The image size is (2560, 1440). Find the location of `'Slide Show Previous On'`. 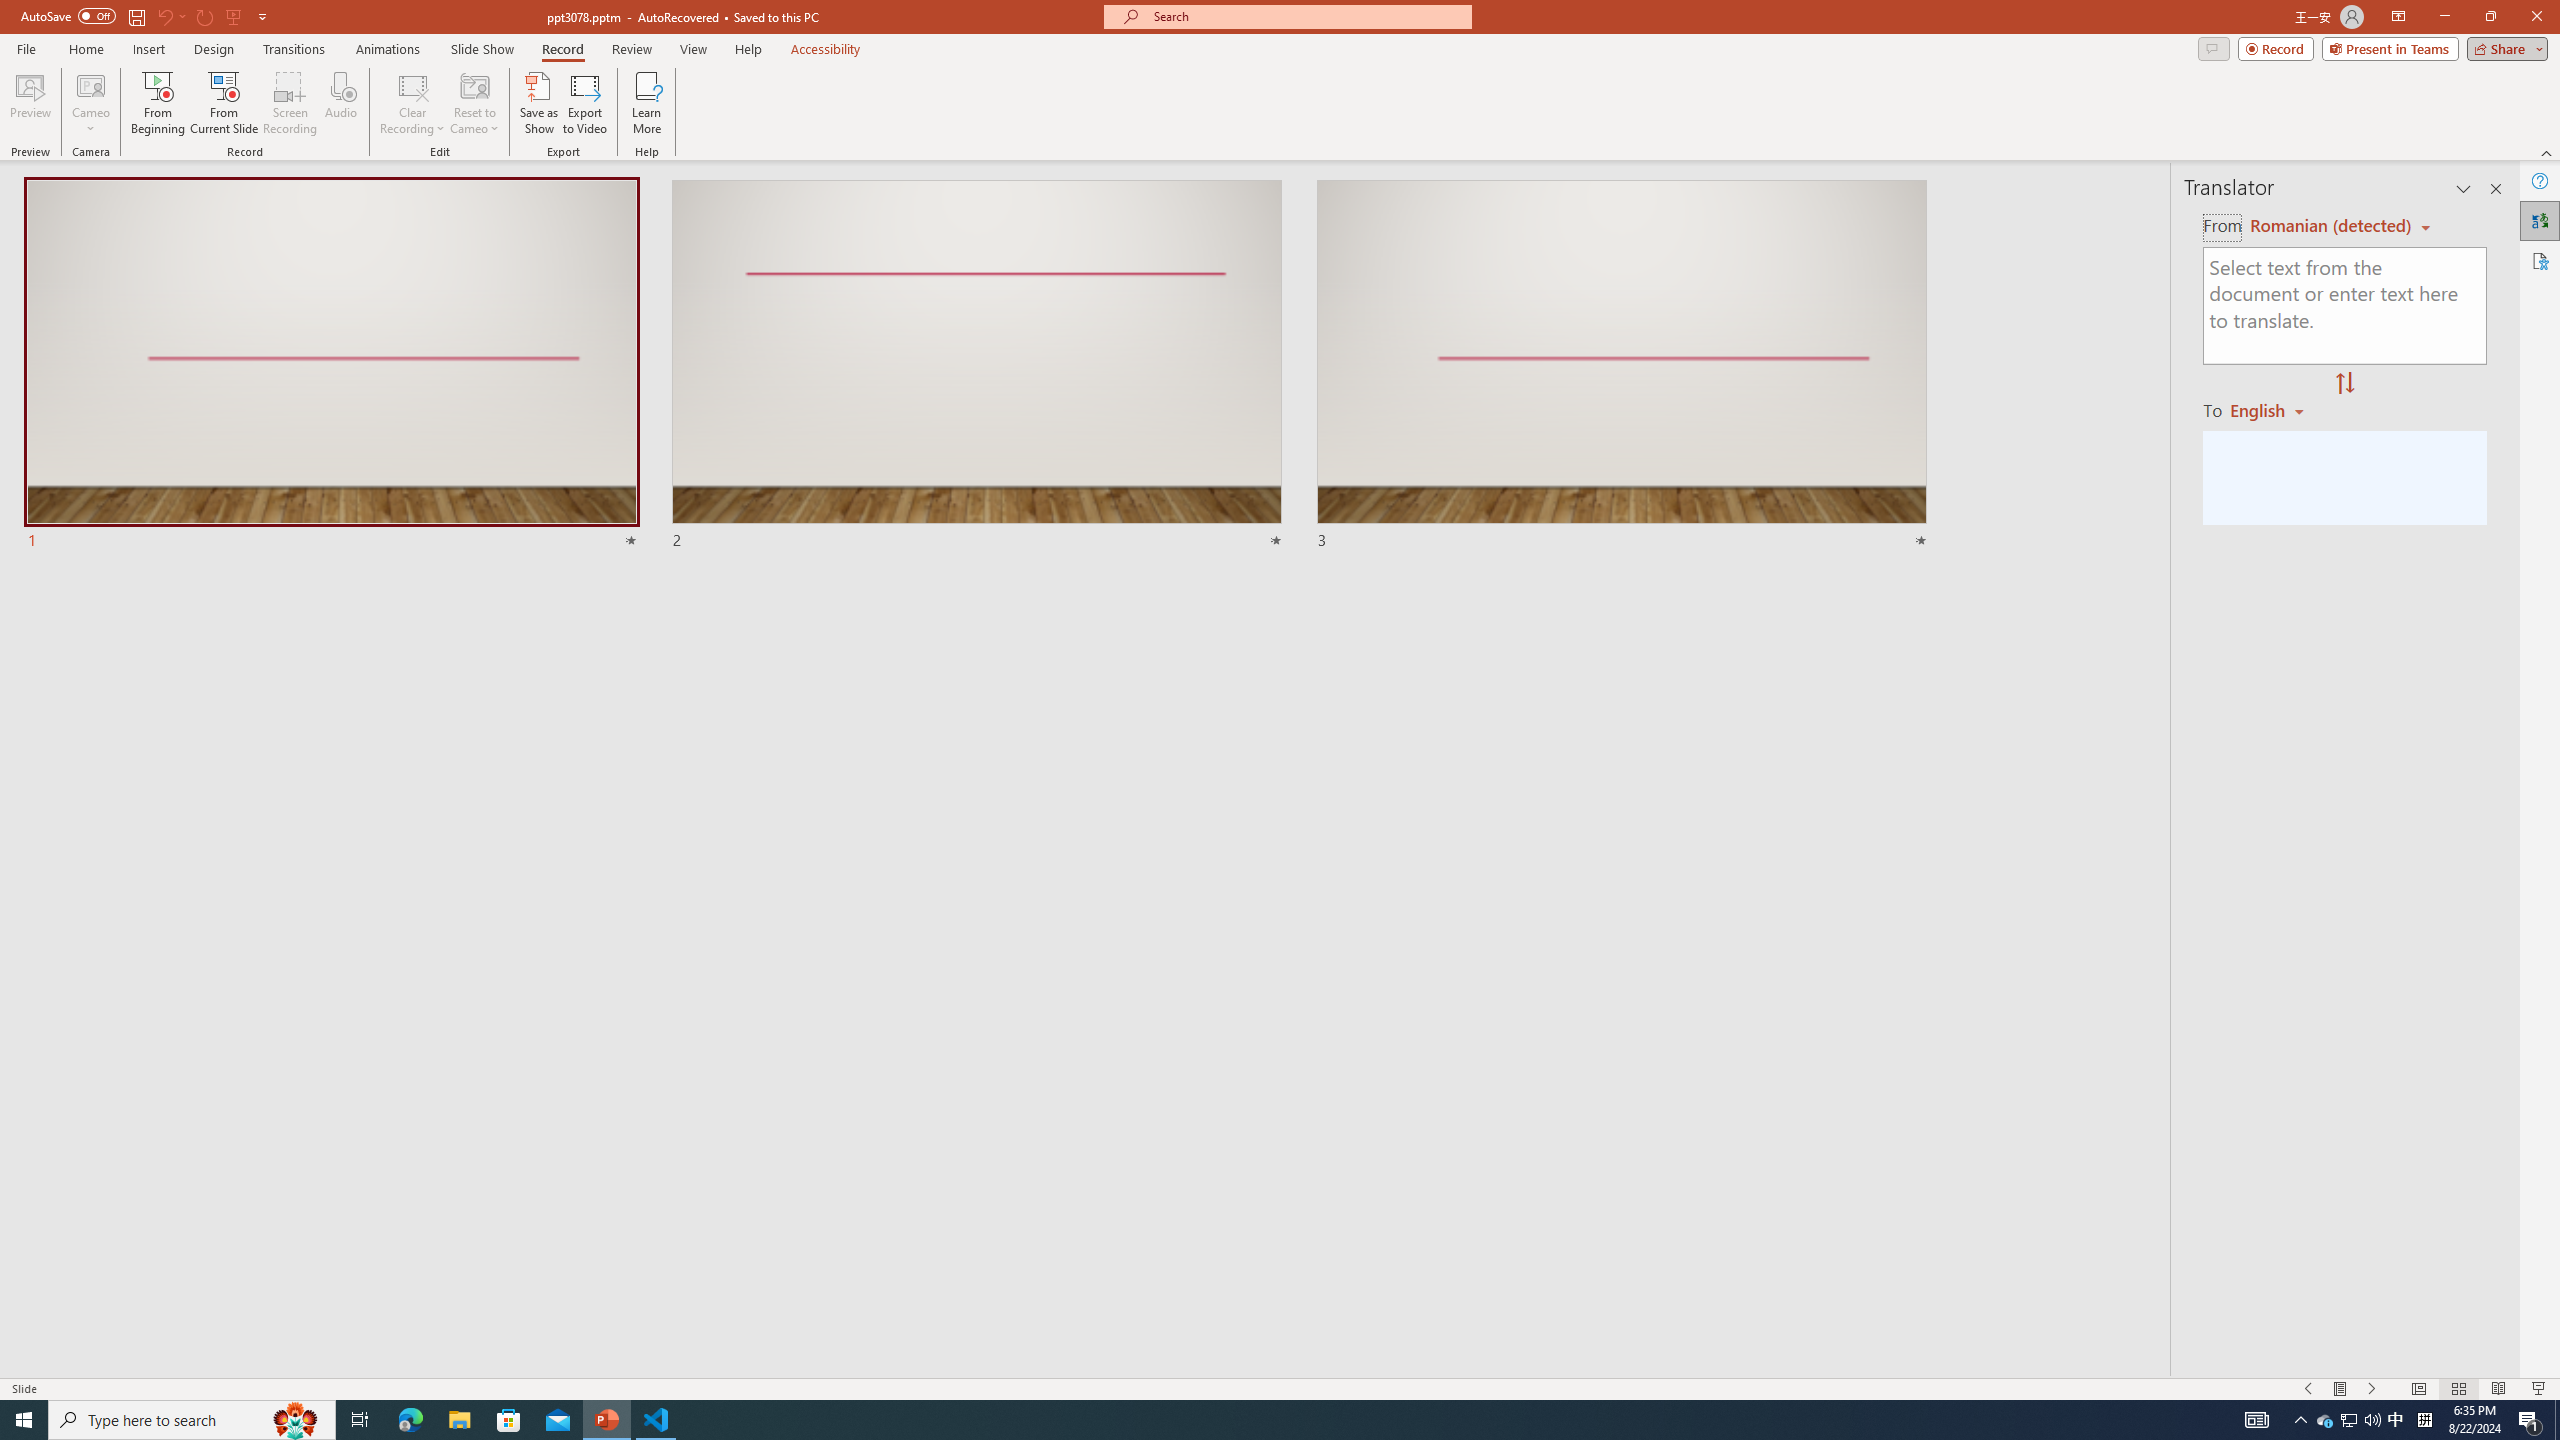

'Slide Show Previous On' is located at coordinates (2308, 1389).